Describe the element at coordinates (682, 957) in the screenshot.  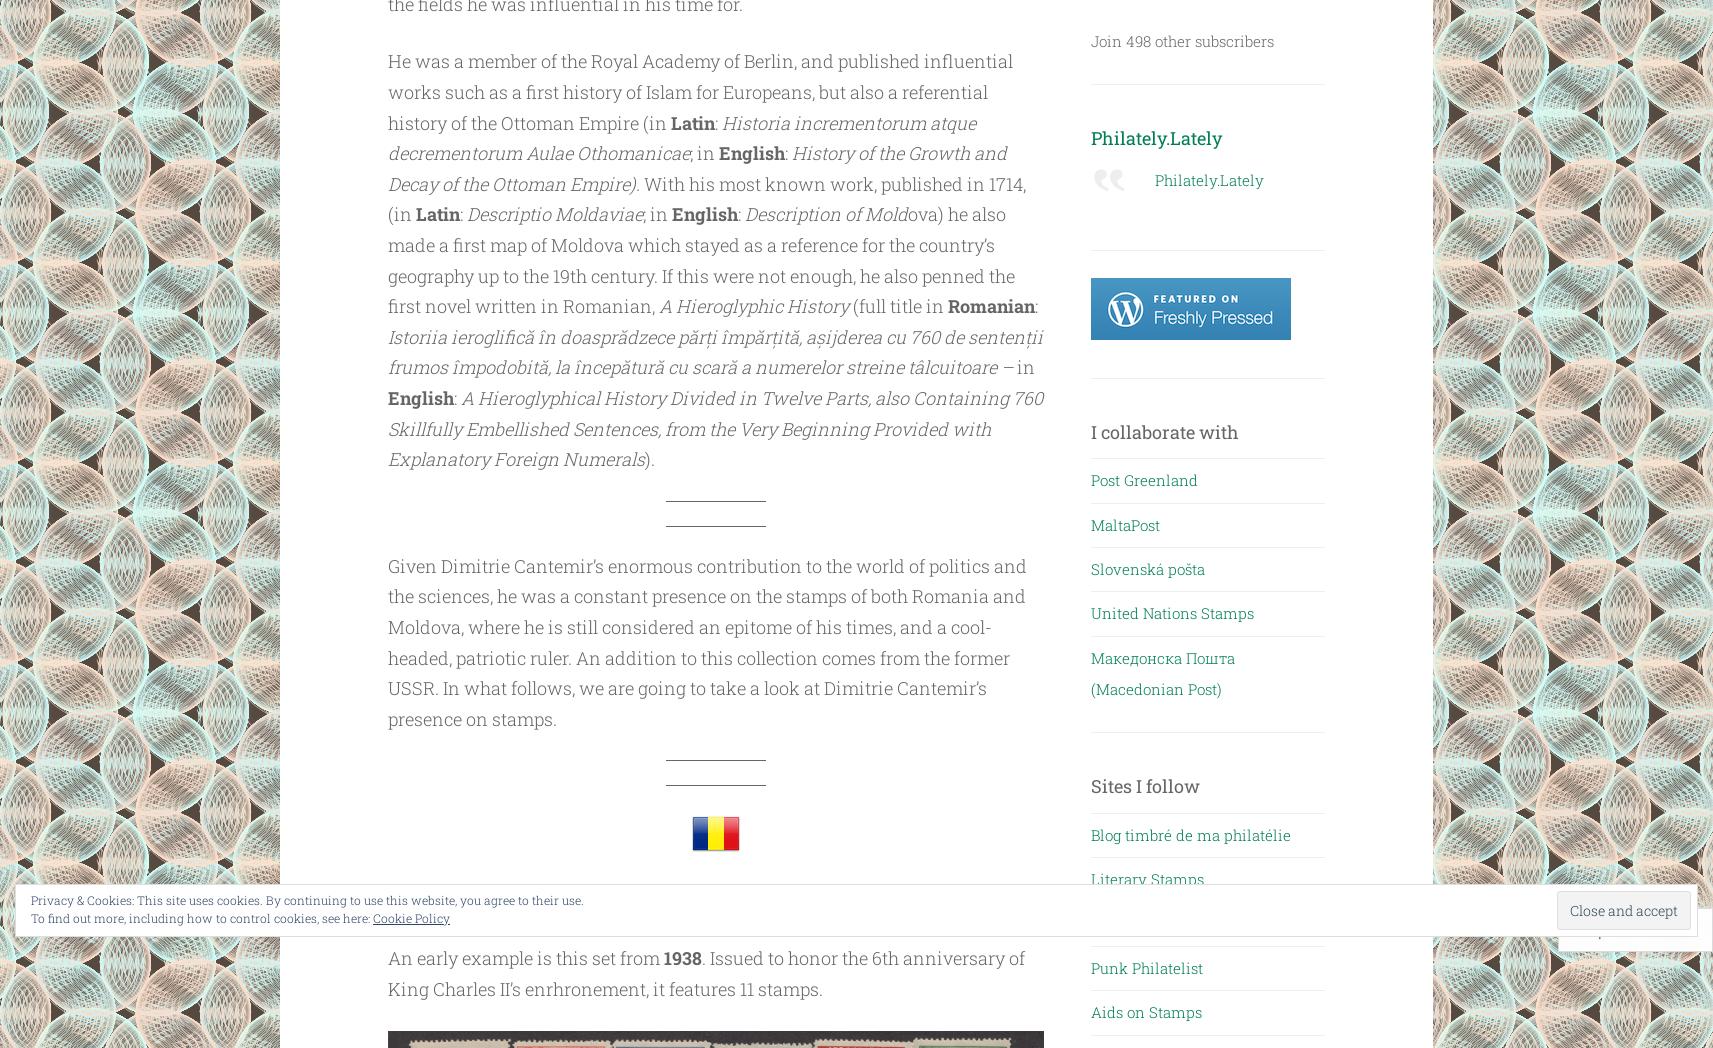
I see `'1938'` at that location.